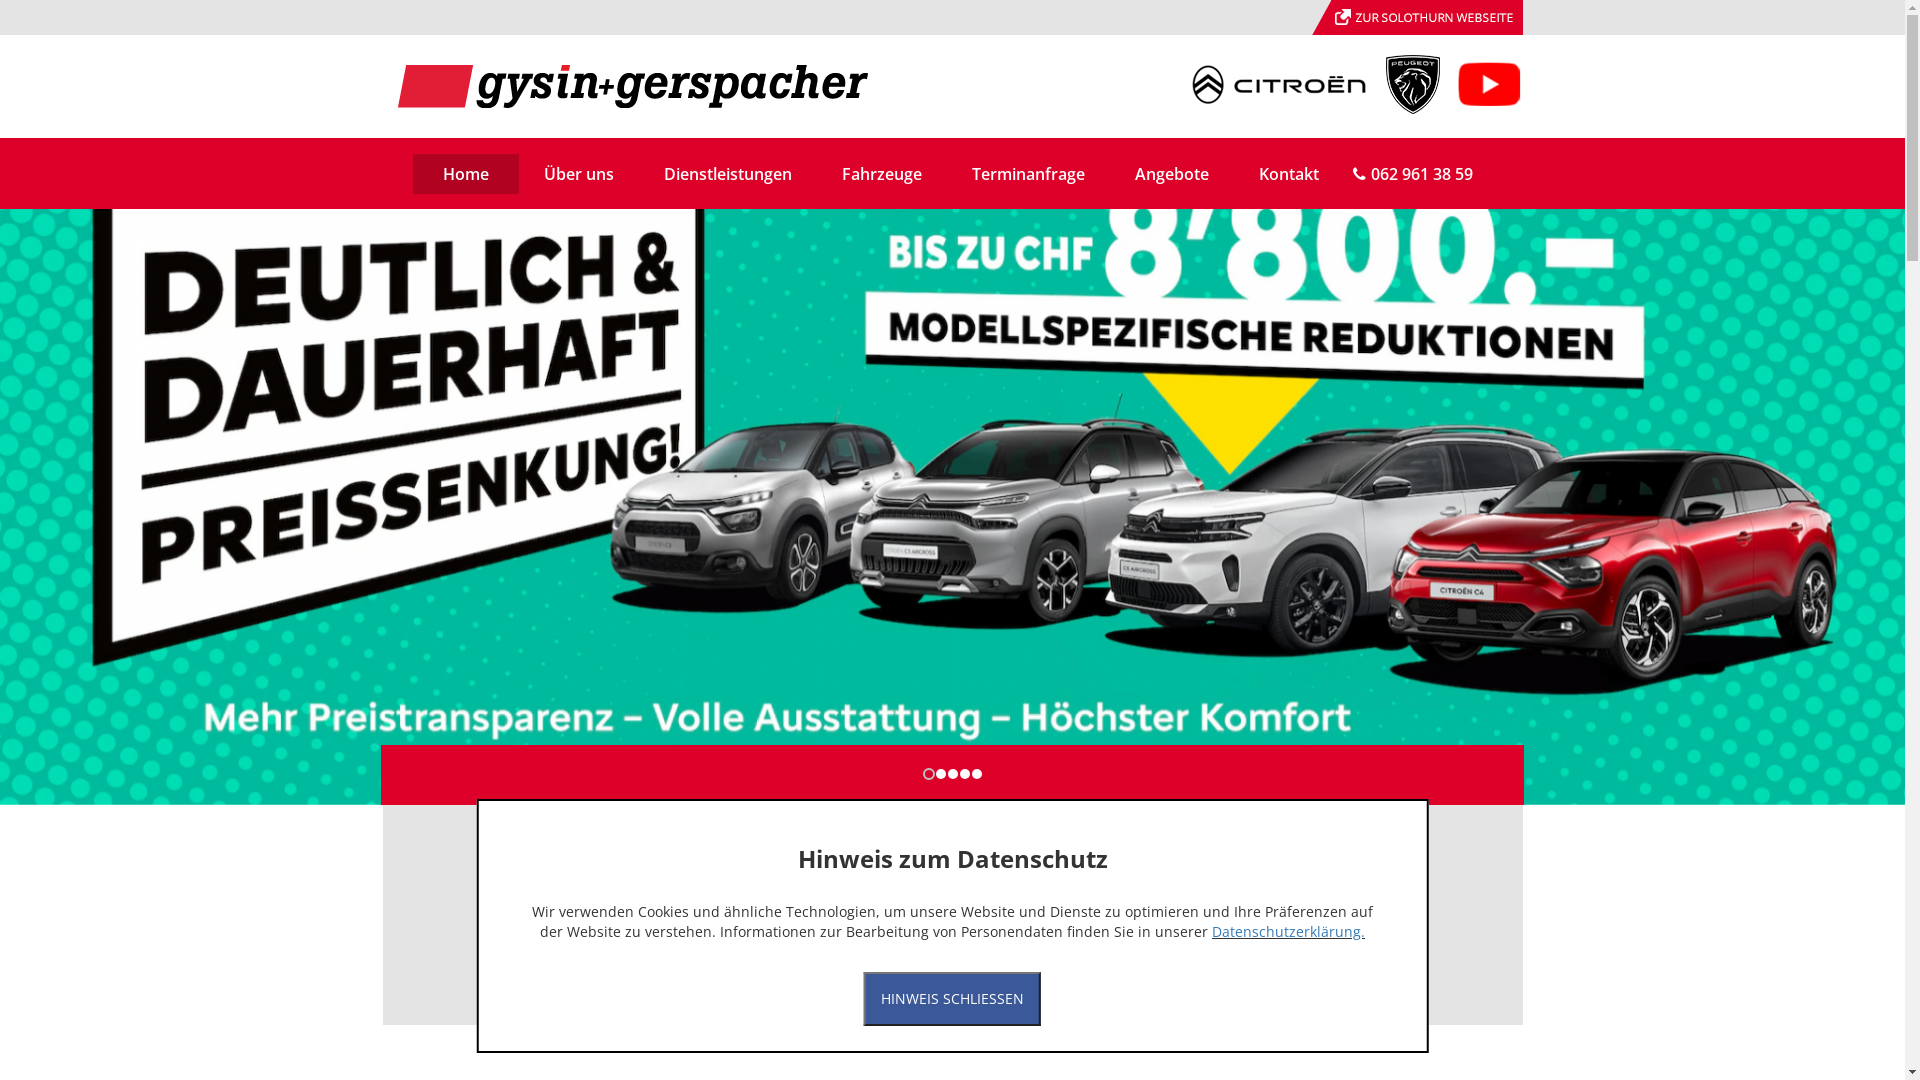  Describe the element at coordinates (1171, 172) in the screenshot. I see `'Angebote'` at that location.